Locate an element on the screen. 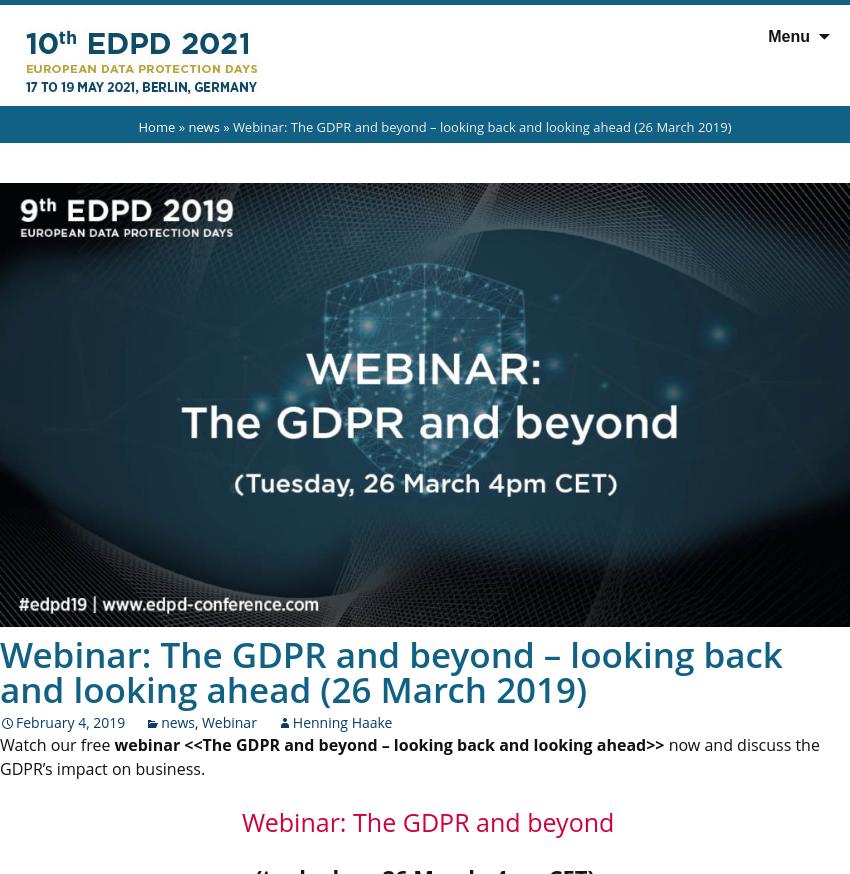 This screenshot has height=874, width=850. ',' is located at coordinates (197, 721).